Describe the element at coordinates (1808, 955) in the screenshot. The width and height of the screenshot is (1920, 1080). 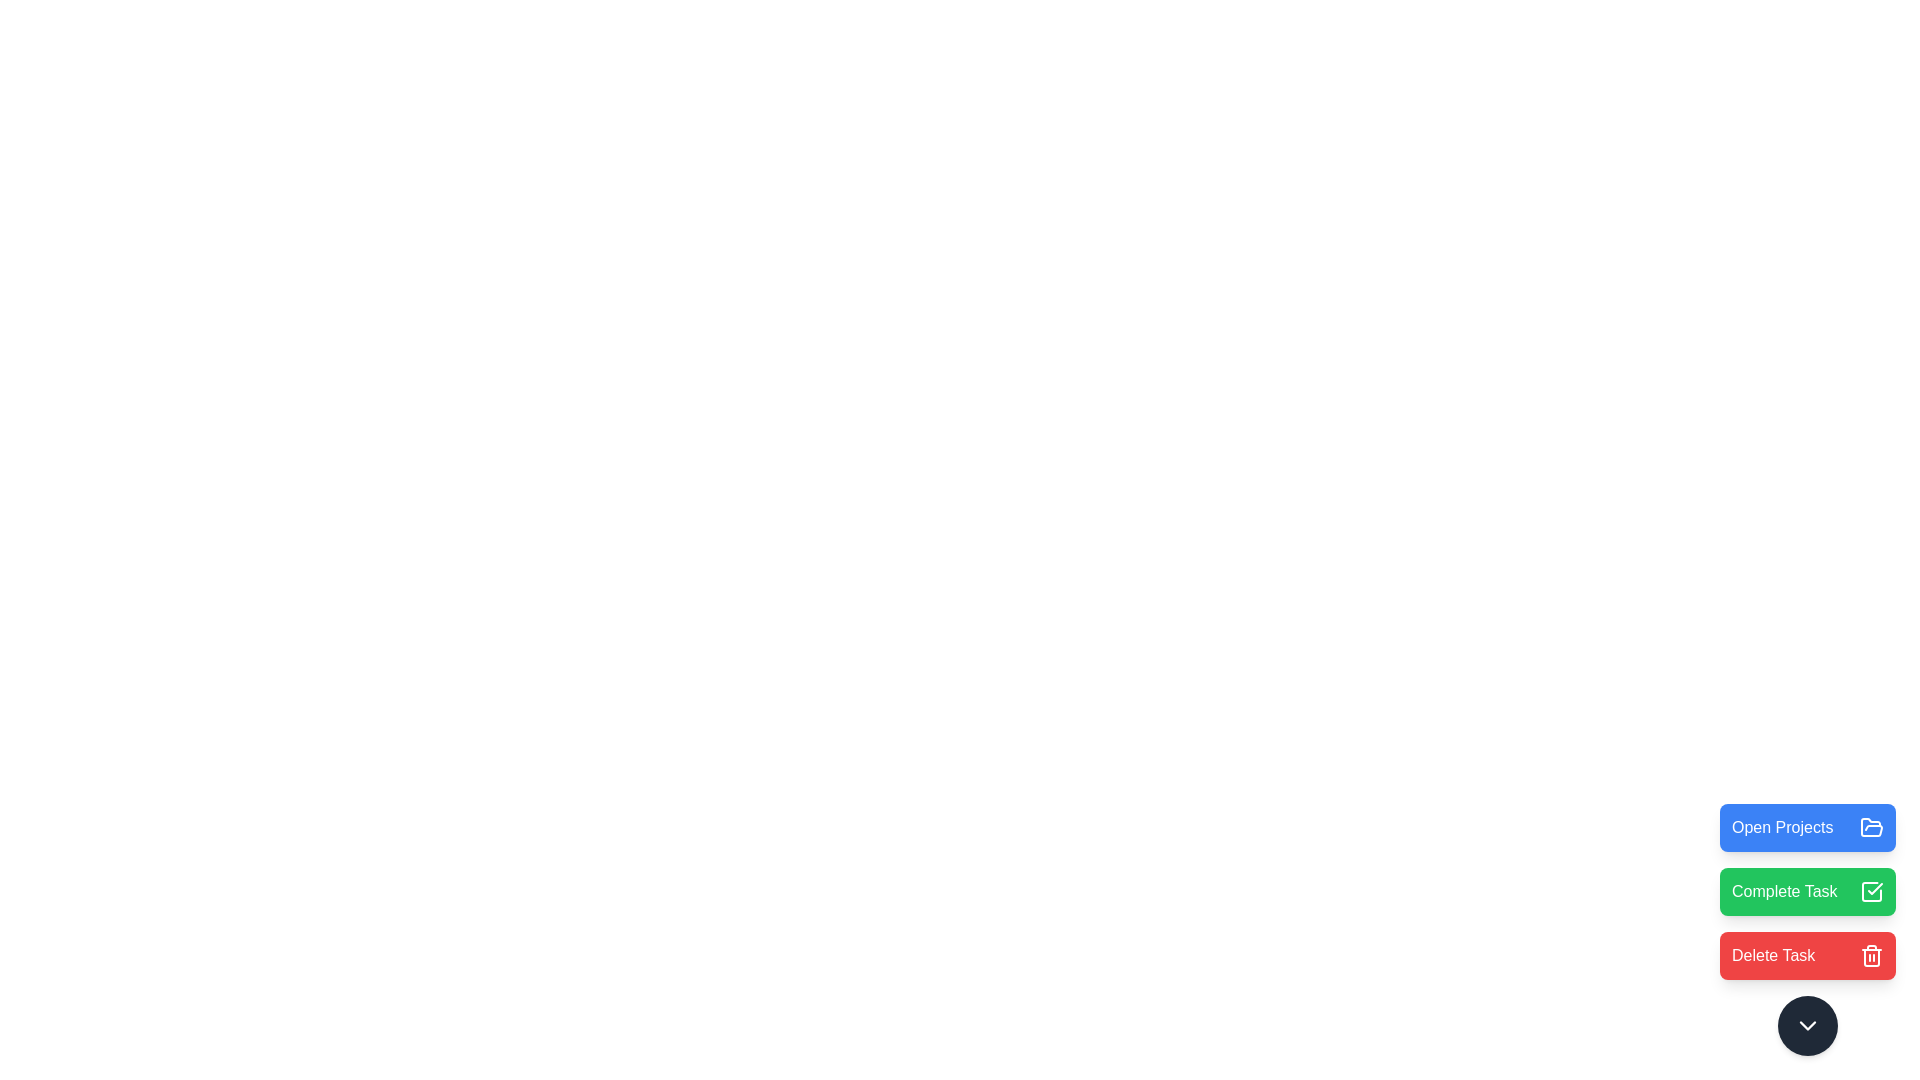
I see `'Delete Task' button to delete a task` at that location.